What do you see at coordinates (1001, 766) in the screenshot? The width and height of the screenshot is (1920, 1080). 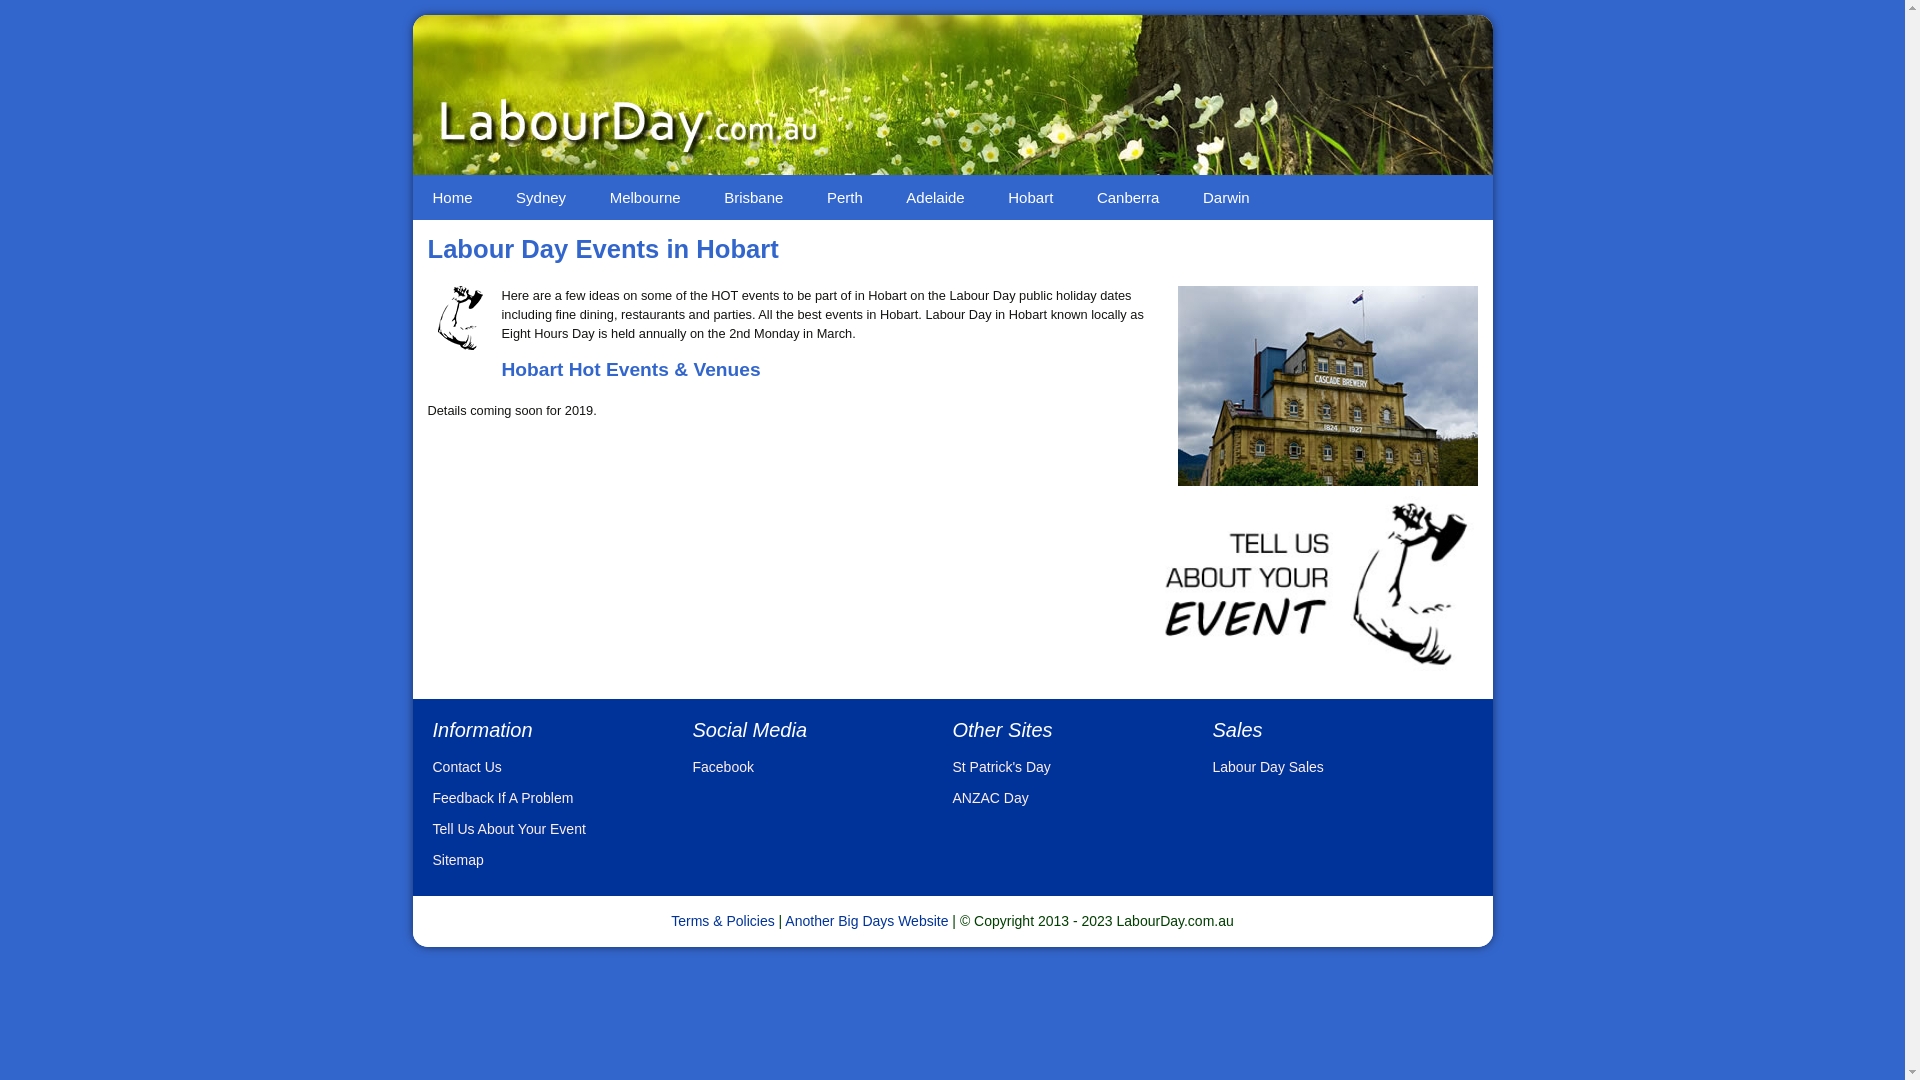 I see `'St Patrick's Day'` at bounding box center [1001, 766].